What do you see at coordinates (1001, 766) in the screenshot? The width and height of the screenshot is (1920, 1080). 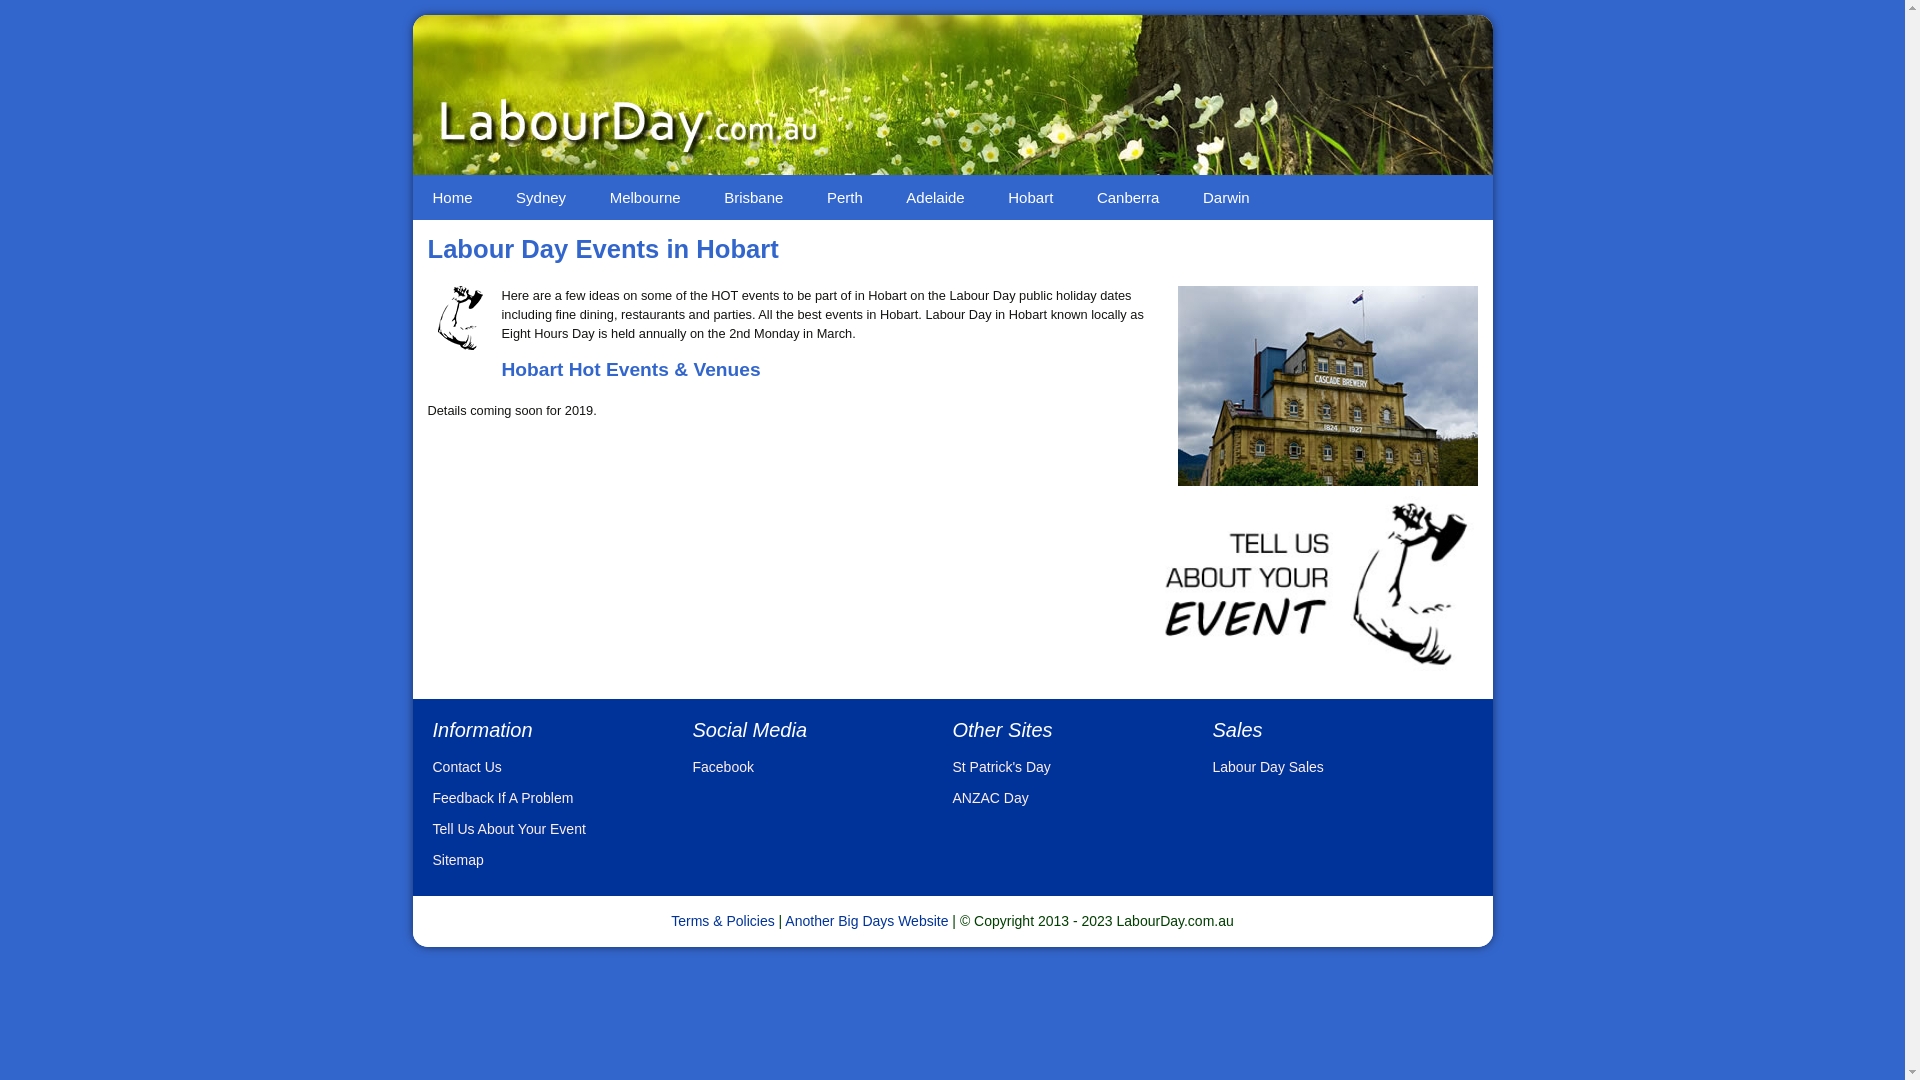 I see `'St Patrick's Day'` at bounding box center [1001, 766].